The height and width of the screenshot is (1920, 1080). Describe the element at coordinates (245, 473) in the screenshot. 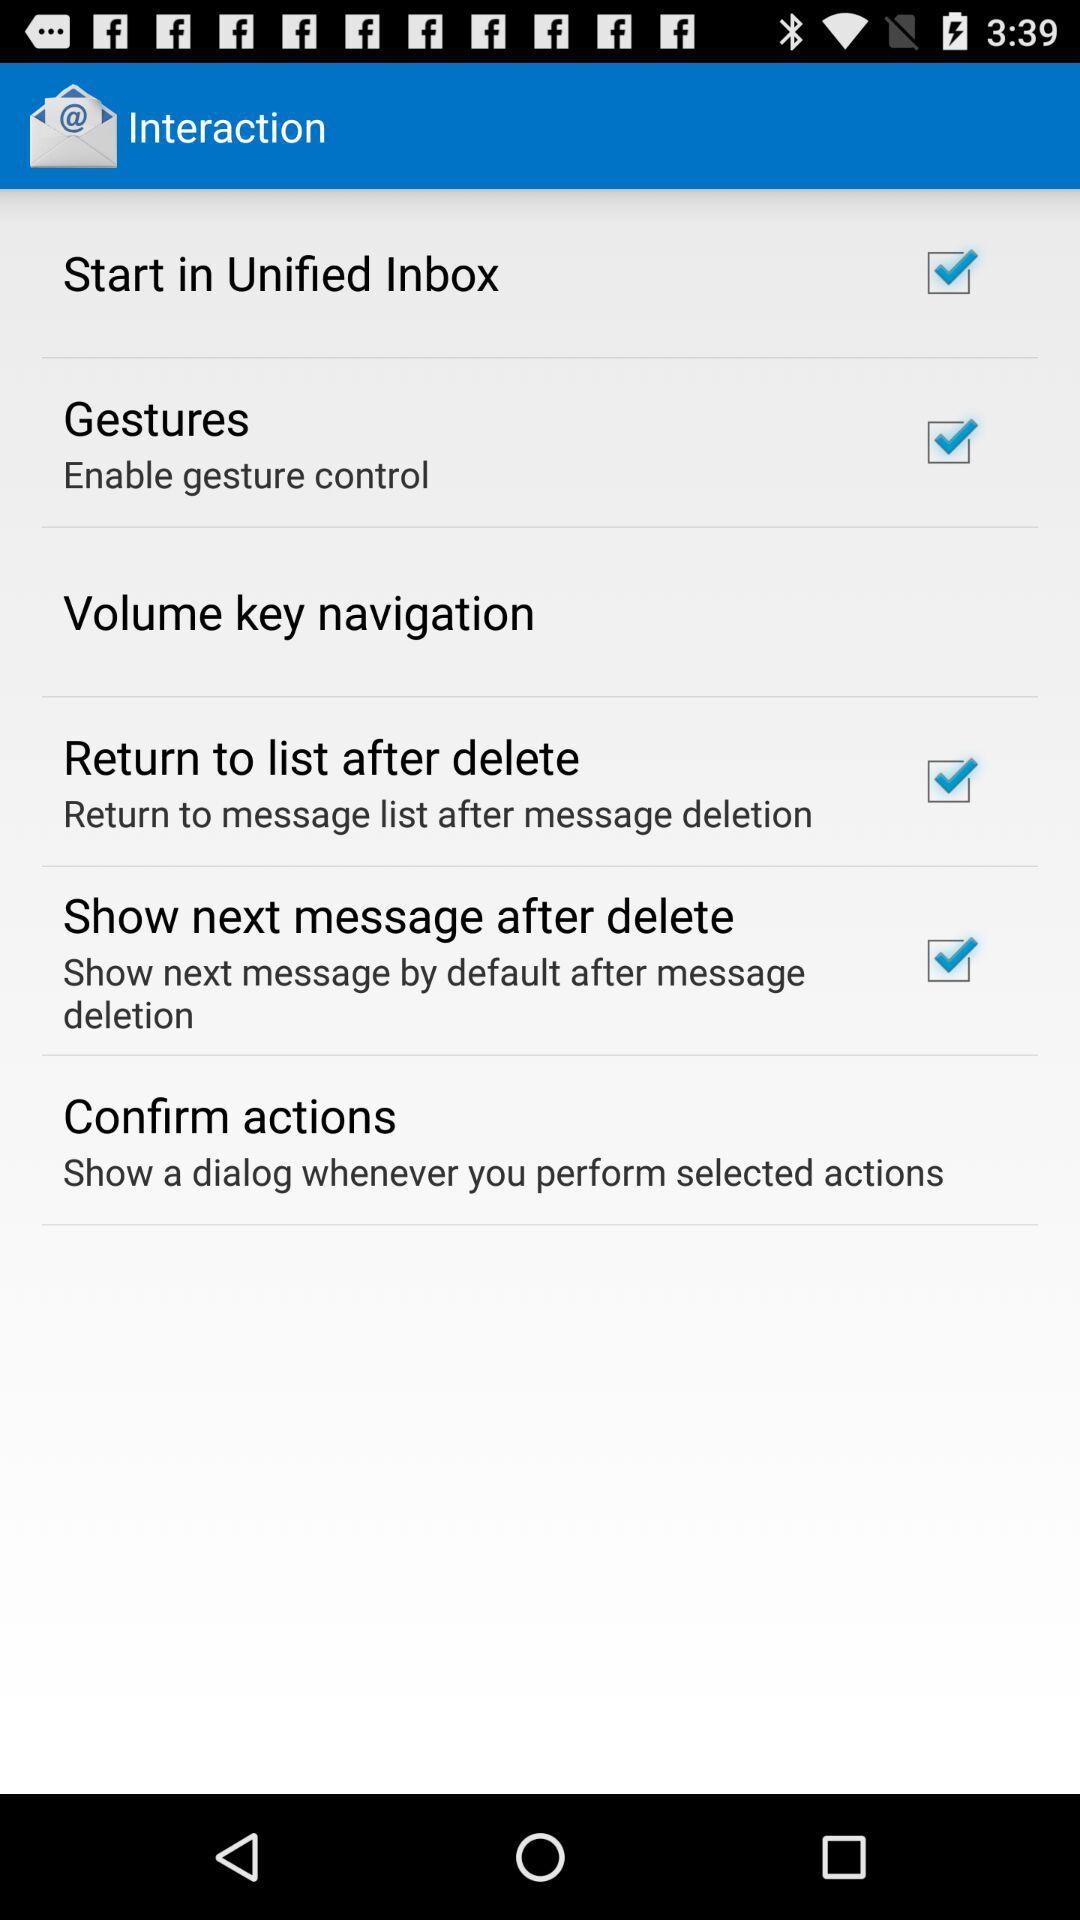

I see `the app above volume key navigation item` at that location.